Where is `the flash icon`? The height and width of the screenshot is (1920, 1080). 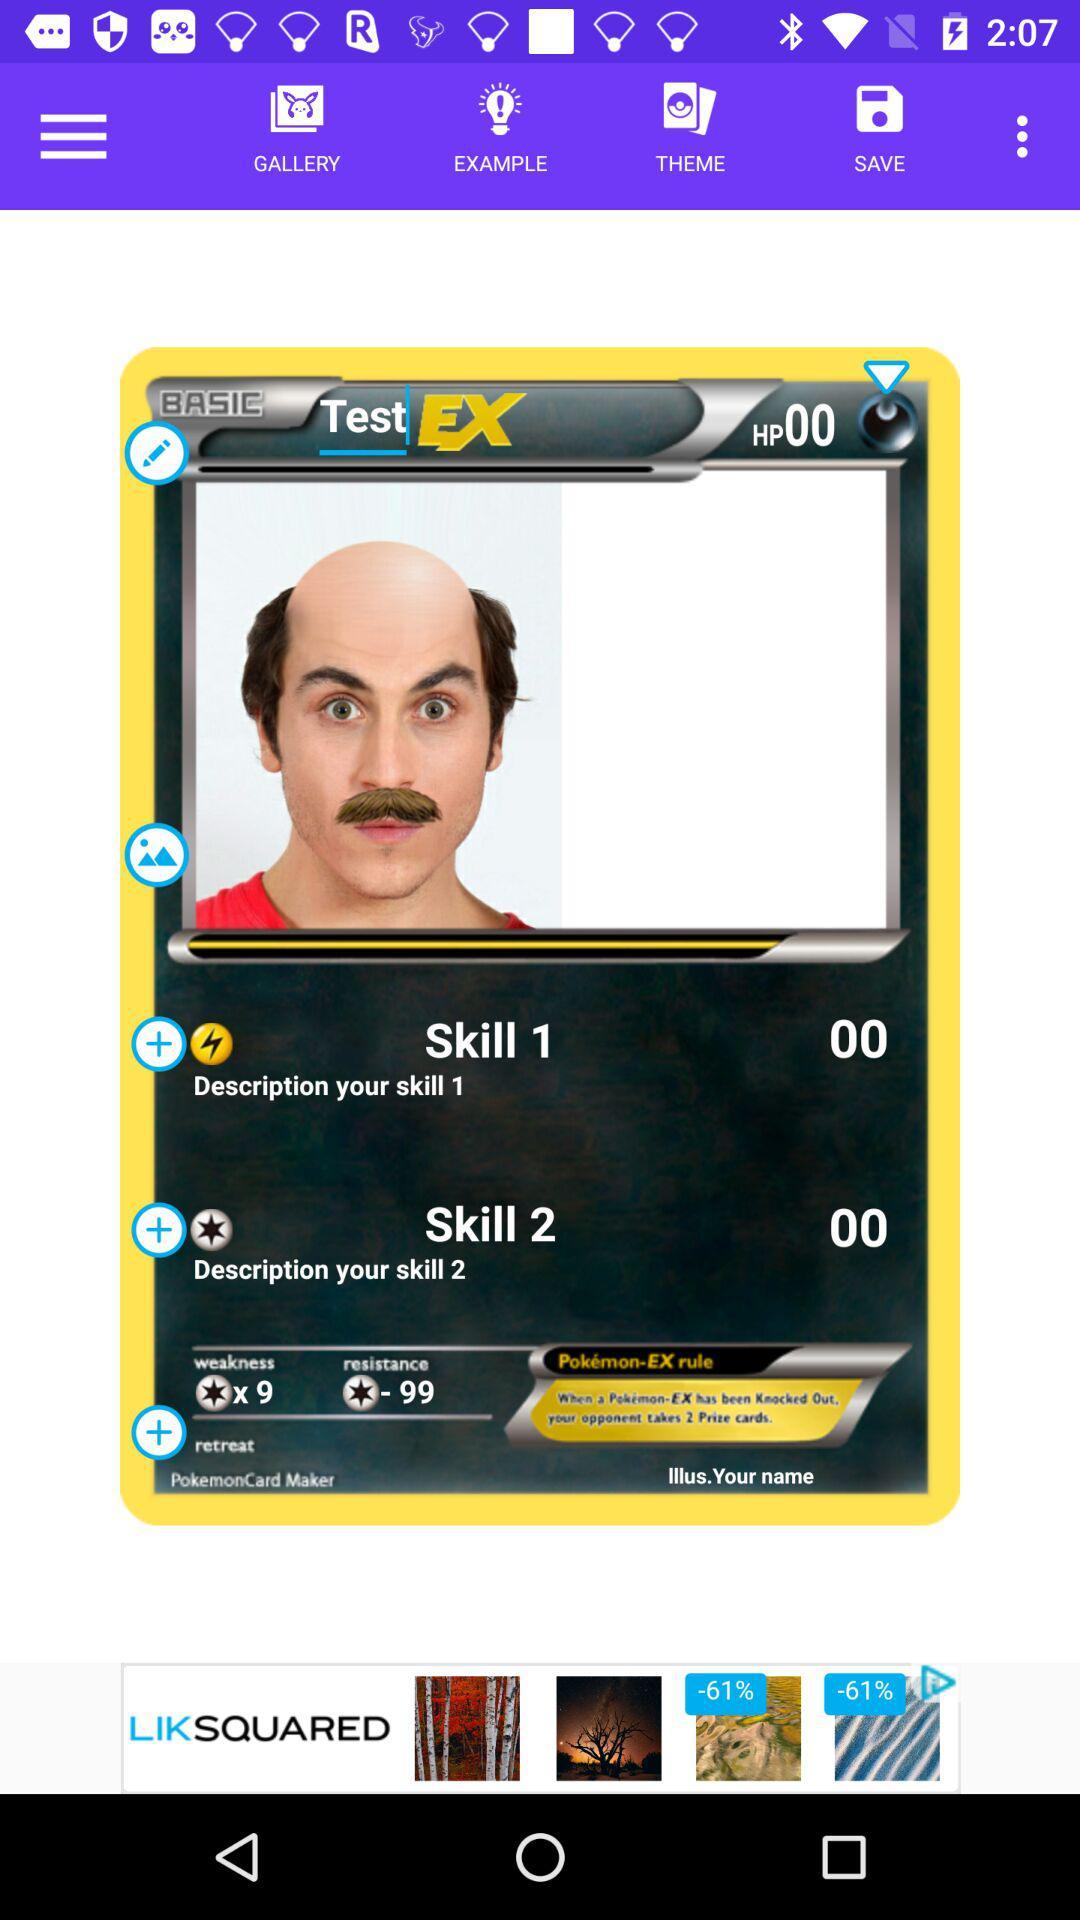 the flash icon is located at coordinates (211, 1042).